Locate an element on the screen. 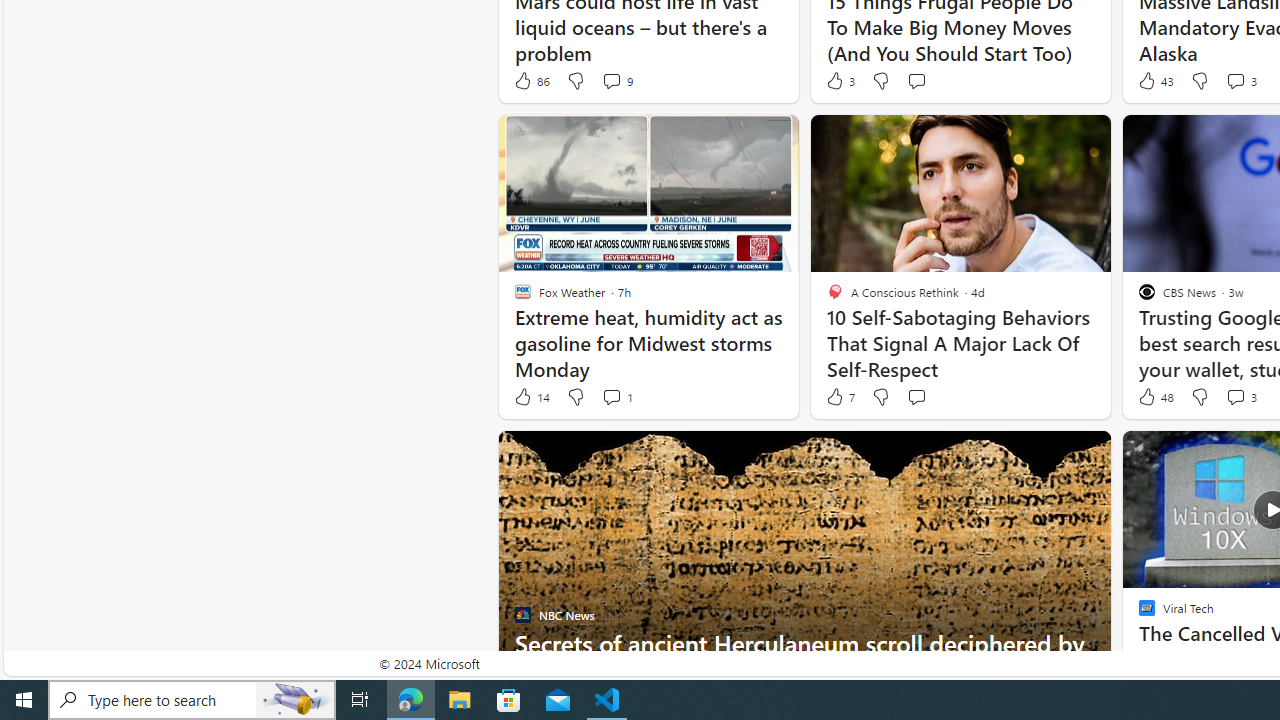 The width and height of the screenshot is (1280, 720). '48 Like' is located at coordinates (1154, 397).